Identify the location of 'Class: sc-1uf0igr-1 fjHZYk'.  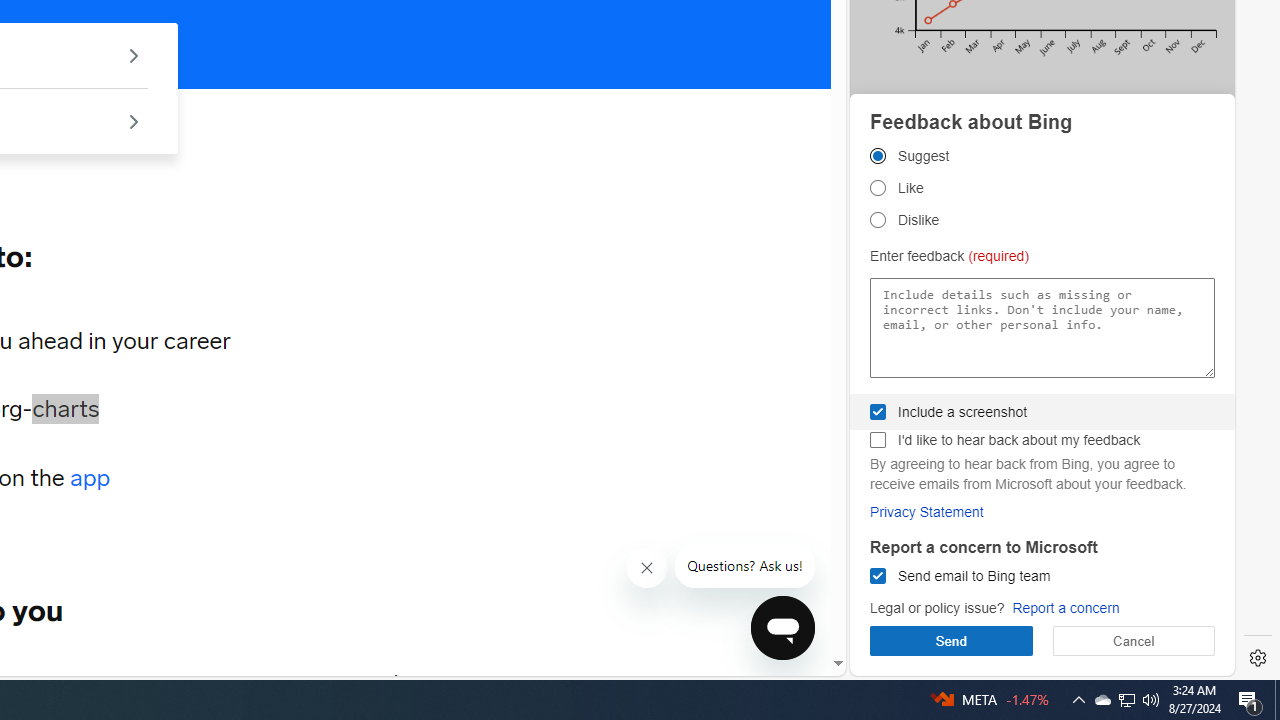
(647, 568).